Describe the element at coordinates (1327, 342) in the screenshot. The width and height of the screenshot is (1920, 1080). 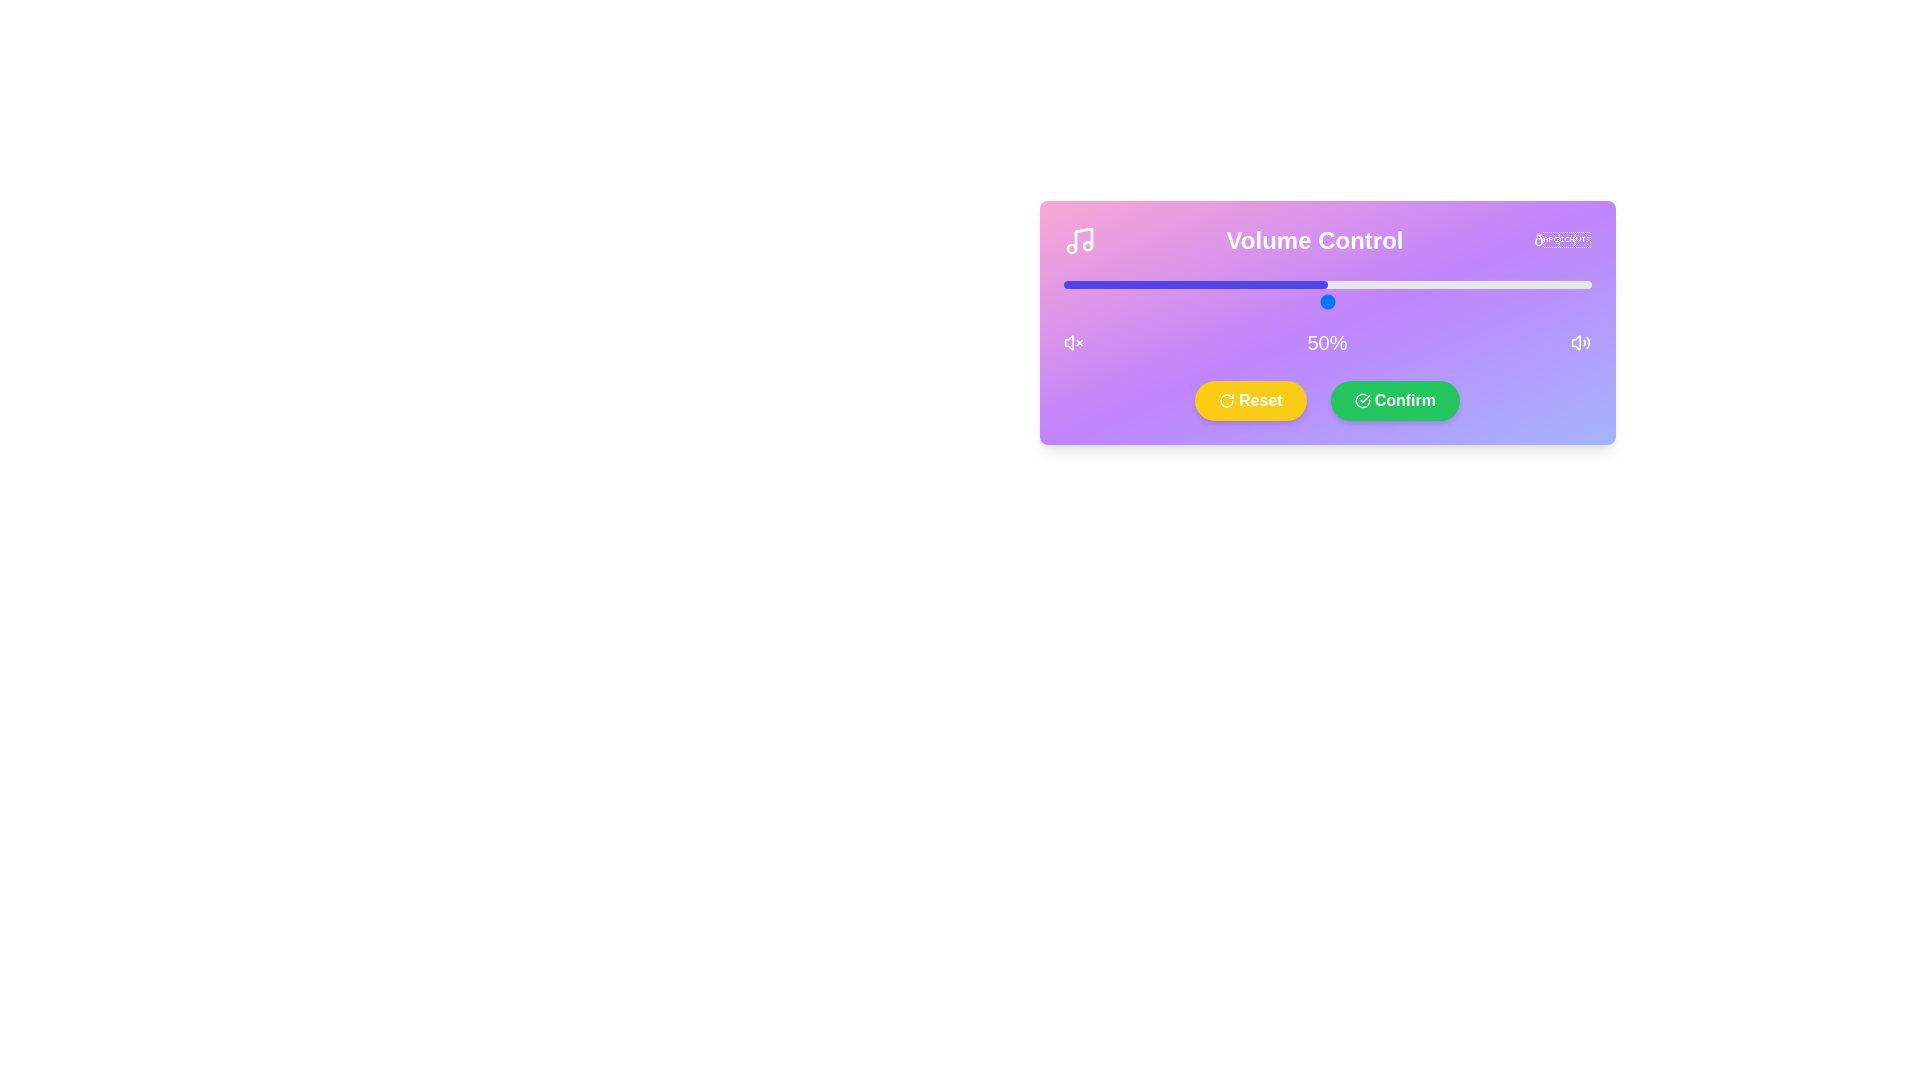
I see `the volume percentage label that displays the current volume level, positioned between the mute icon and the speaker icon` at that location.